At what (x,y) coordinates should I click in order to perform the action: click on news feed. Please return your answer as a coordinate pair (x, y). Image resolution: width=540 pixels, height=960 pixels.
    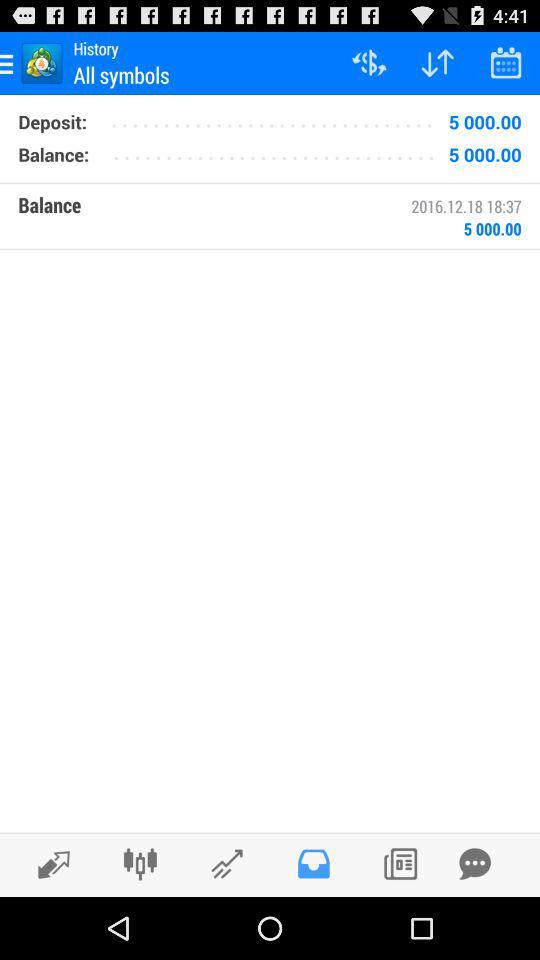
    Looking at the image, I should click on (400, 863).